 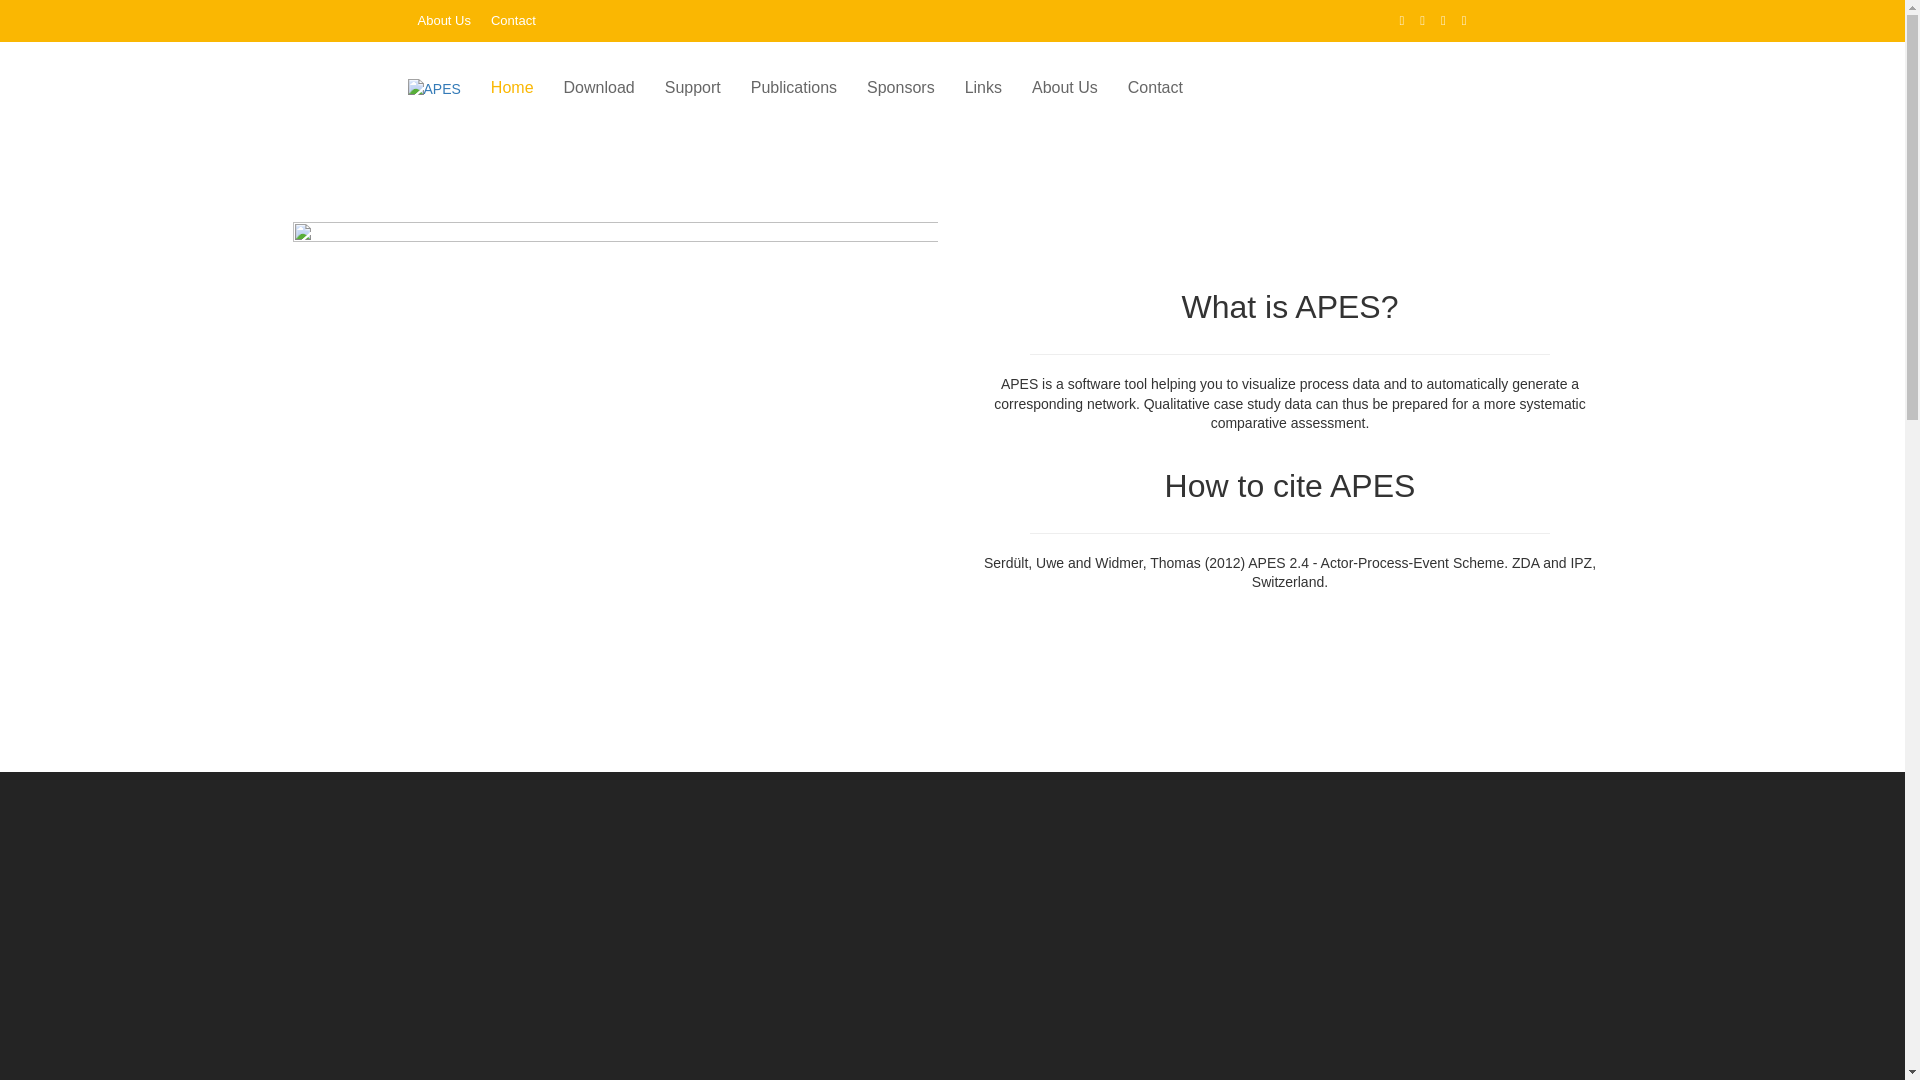 What do you see at coordinates (1155, 87) in the screenshot?
I see `'Contact'` at bounding box center [1155, 87].